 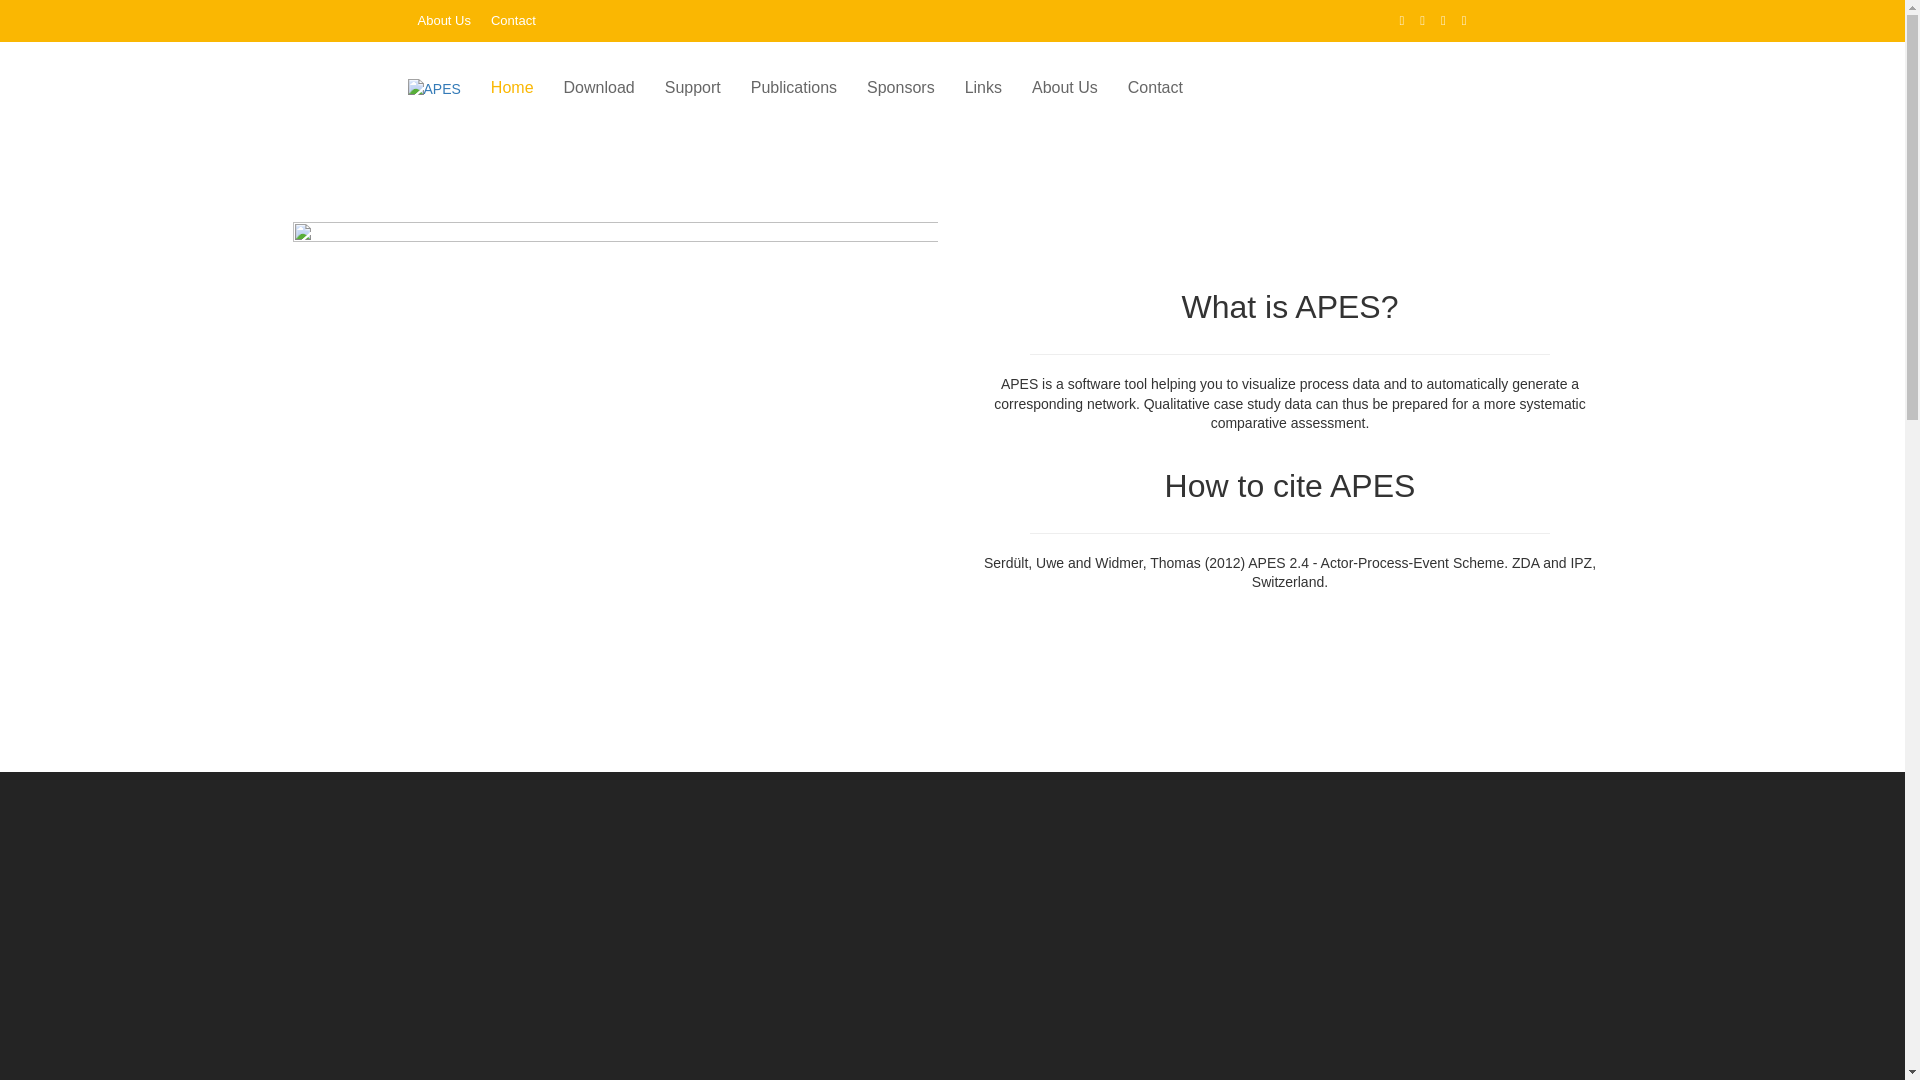 What do you see at coordinates (1155, 87) in the screenshot?
I see `'Contact'` at bounding box center [1155, 87].